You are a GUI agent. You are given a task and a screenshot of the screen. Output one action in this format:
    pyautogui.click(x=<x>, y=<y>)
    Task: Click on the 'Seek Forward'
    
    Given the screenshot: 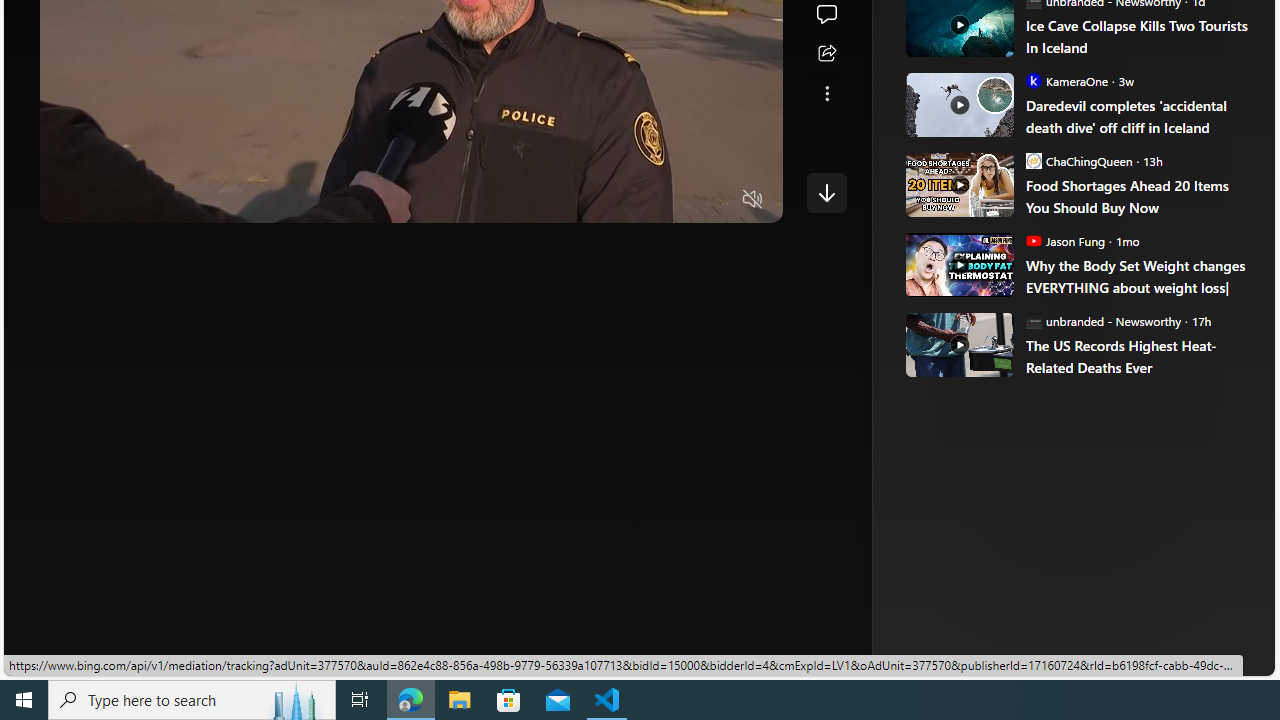 What is the action you would take?
    pyautogui.click(x=149, y=200)
    